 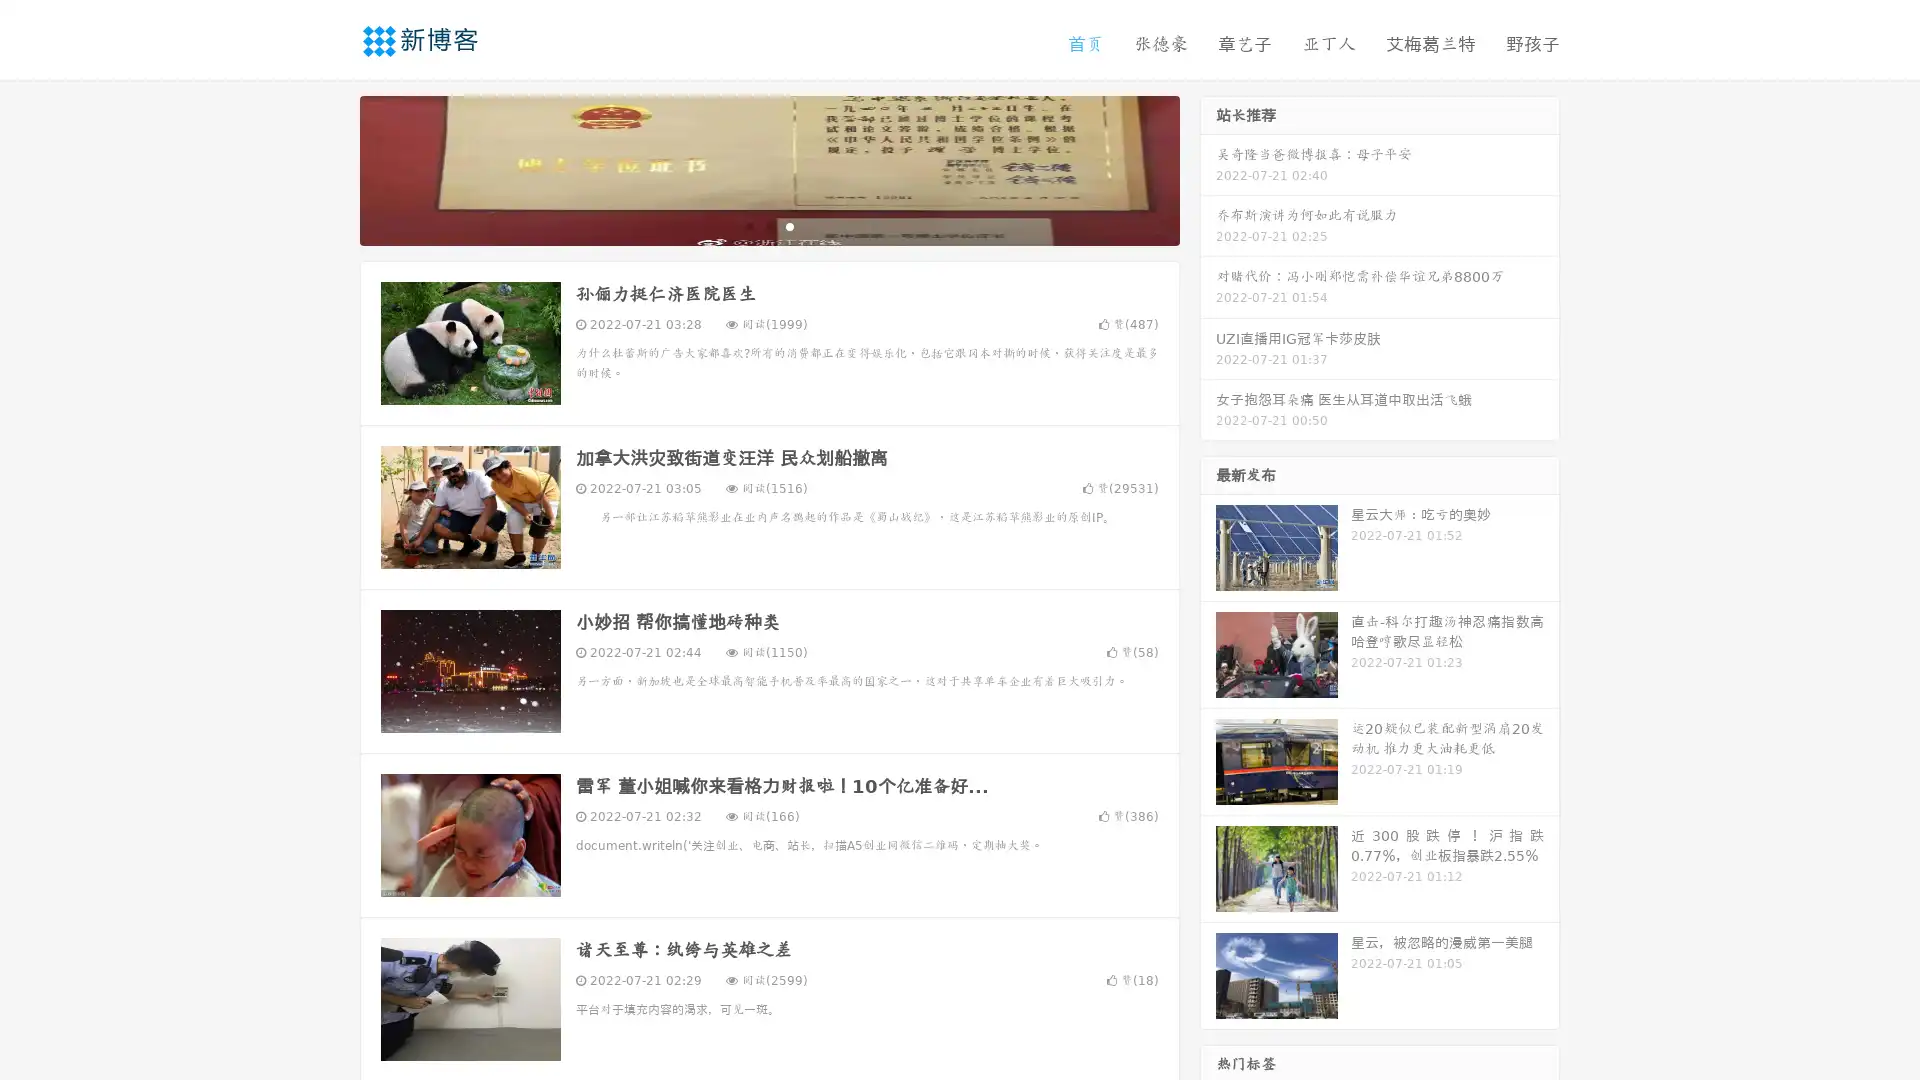 What do you see at coordinates (789, 225) in the screenshot?
I see `Go to slide 3` at bounding box center [789, 225].